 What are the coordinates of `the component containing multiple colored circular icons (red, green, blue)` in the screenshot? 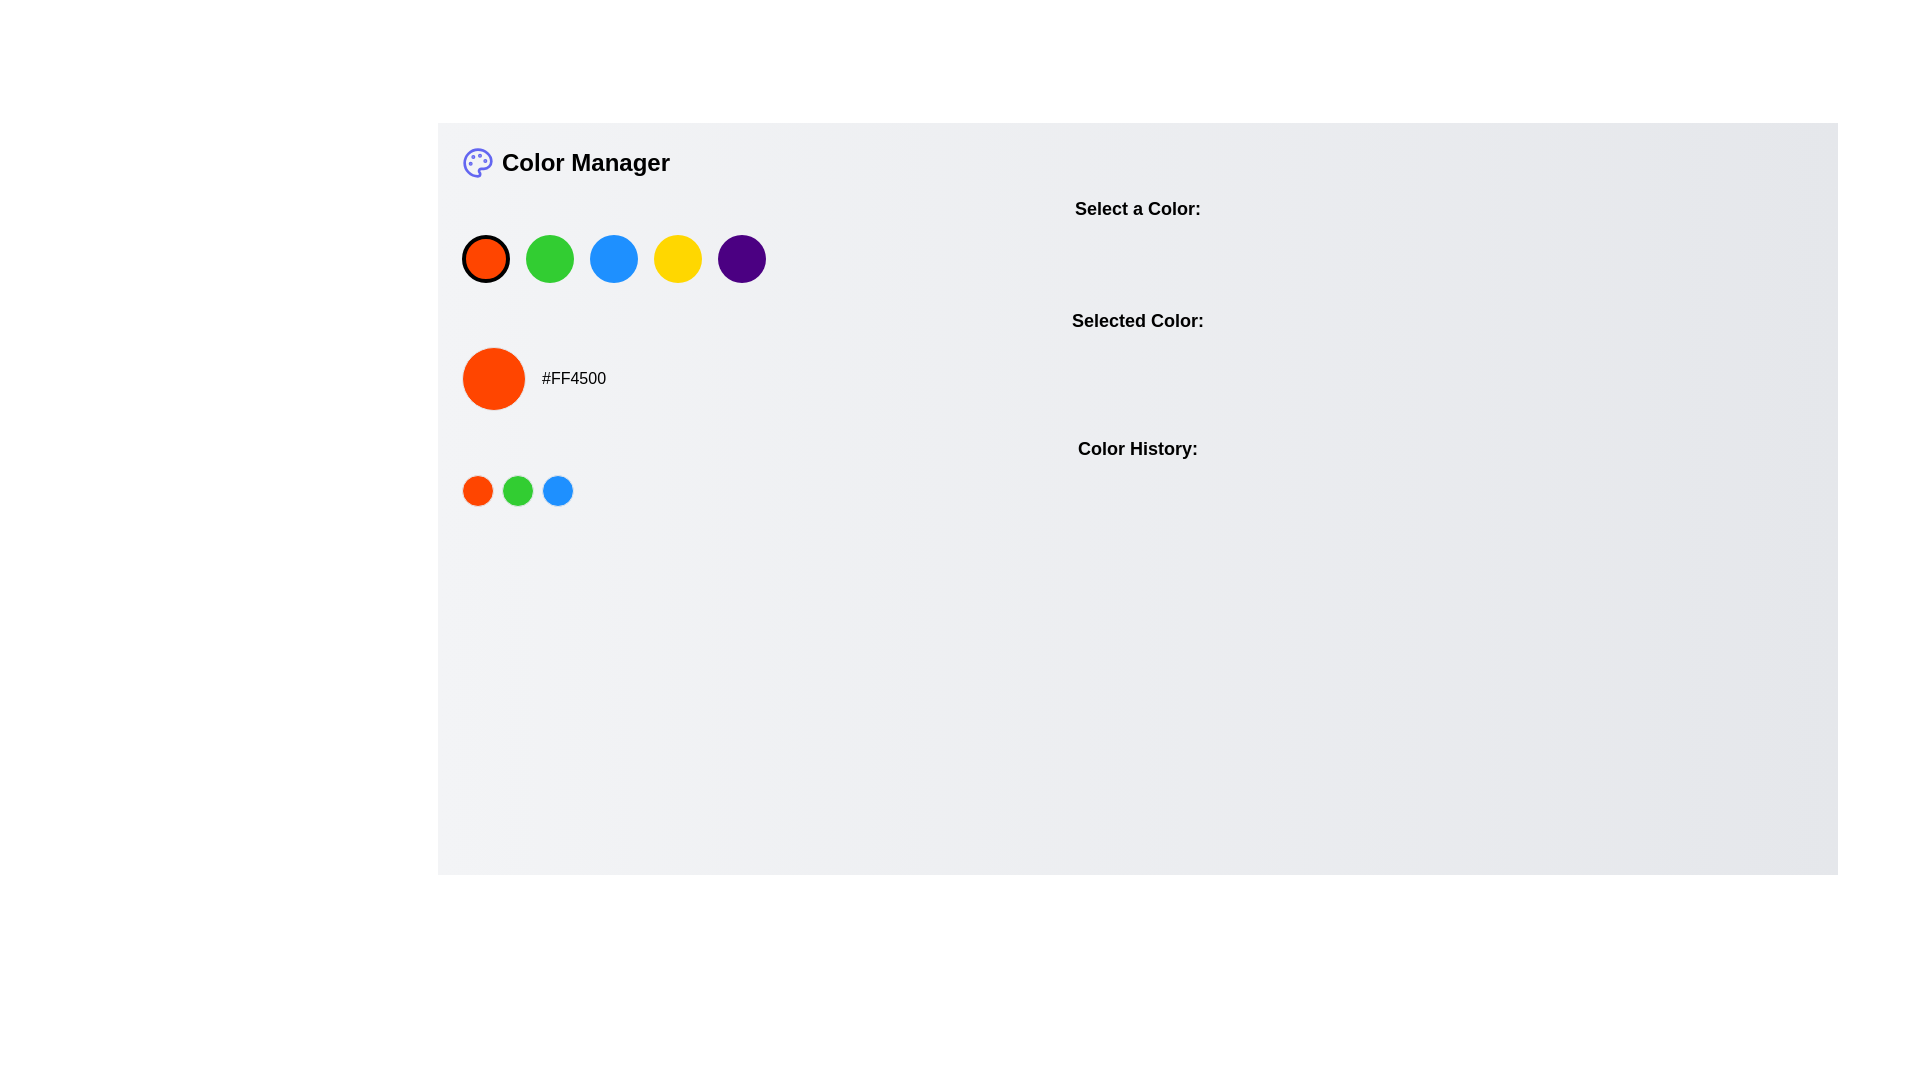 It's located at (1137, 490).